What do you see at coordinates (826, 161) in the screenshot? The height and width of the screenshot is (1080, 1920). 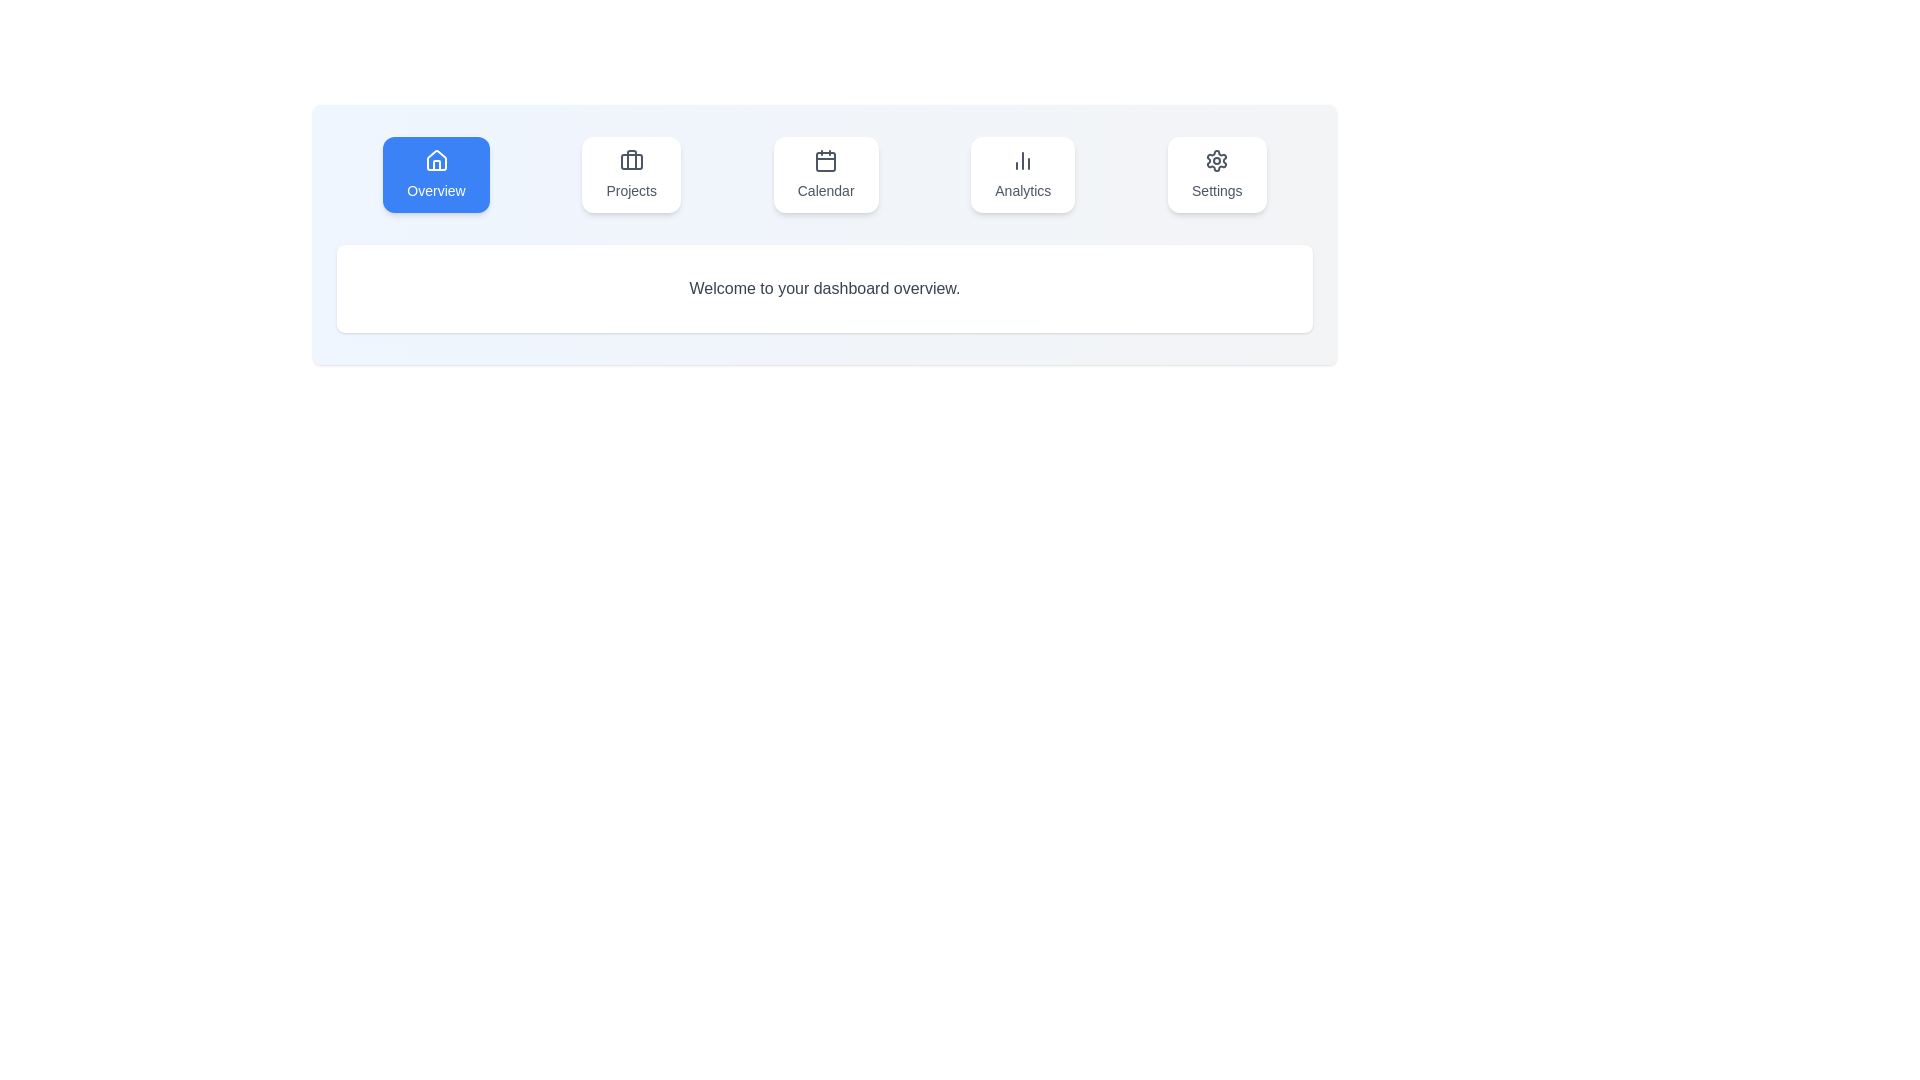 I see `the rounded rectangle component of the calendar icon, which is the third item in the header's main navigation bar at the top center of the interface` at bounding box center [826, 161].